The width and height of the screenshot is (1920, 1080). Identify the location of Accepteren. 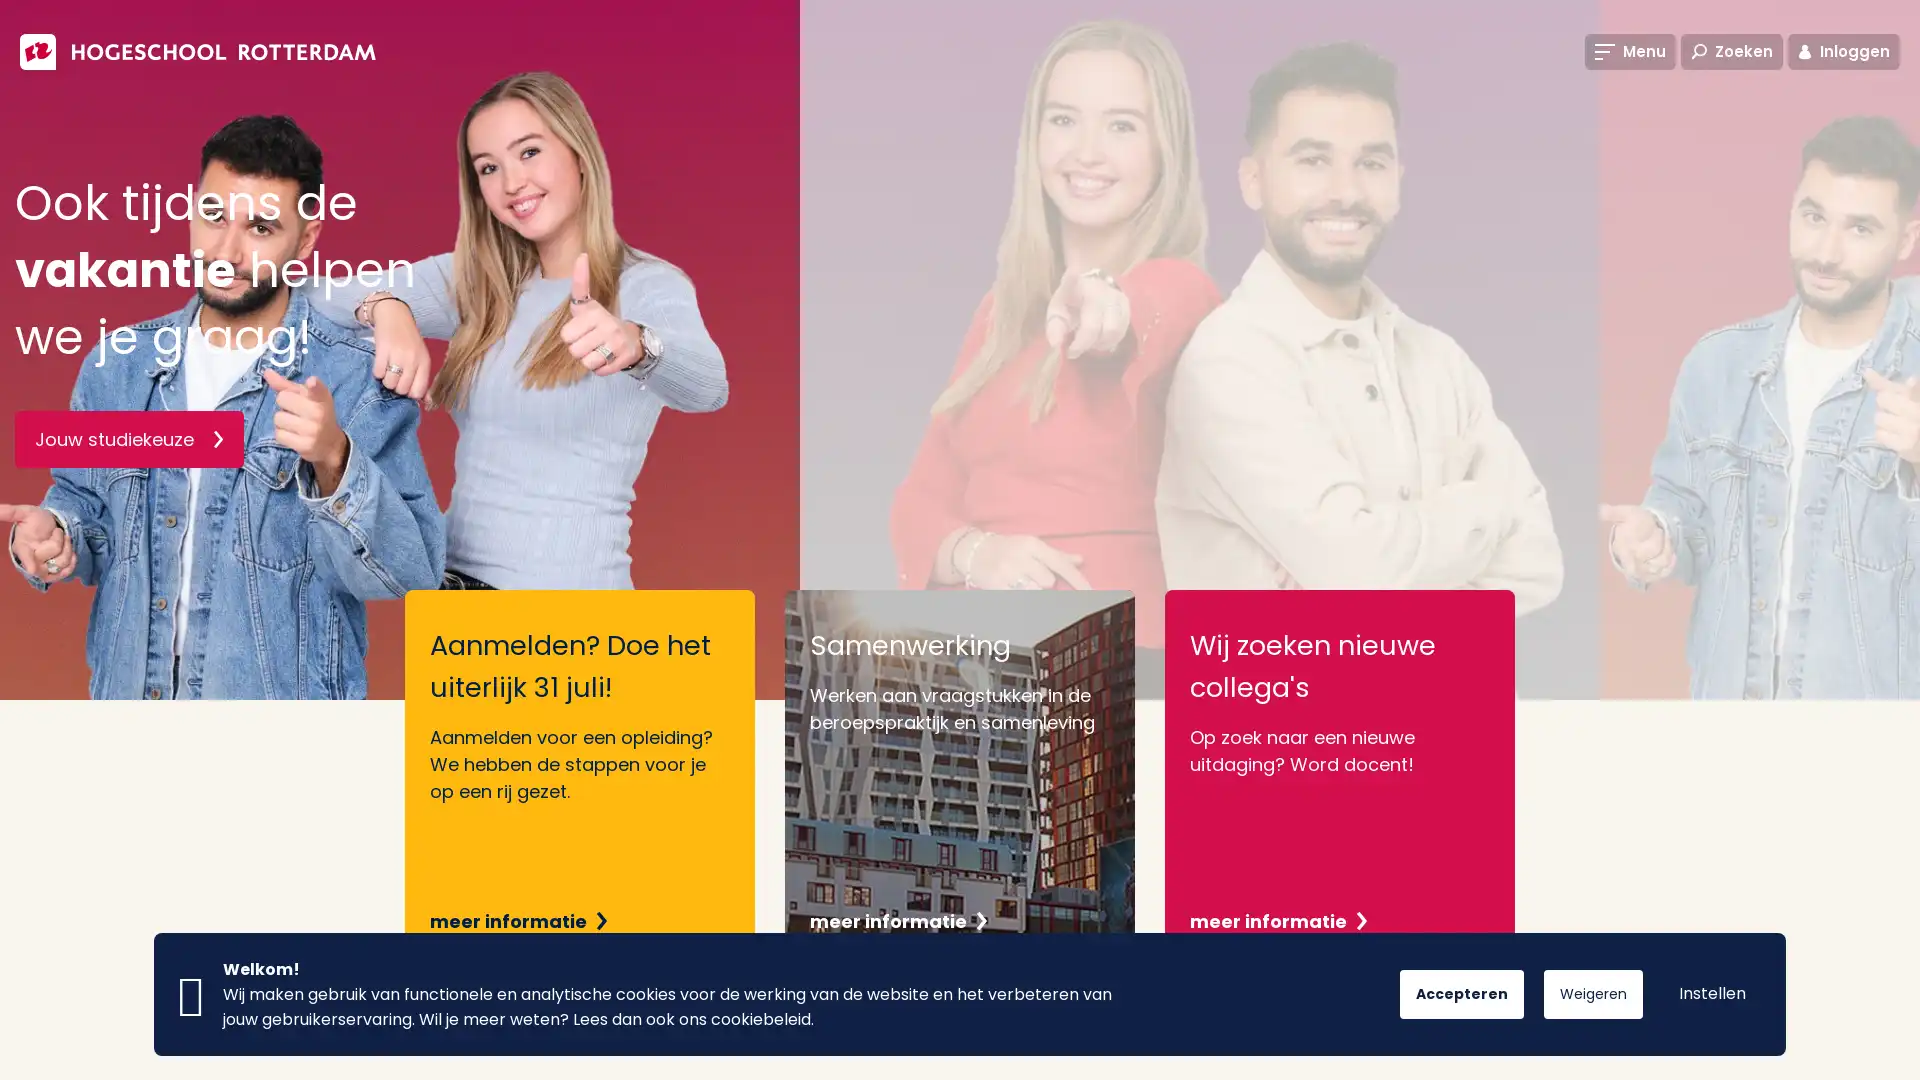
(1460, 994).